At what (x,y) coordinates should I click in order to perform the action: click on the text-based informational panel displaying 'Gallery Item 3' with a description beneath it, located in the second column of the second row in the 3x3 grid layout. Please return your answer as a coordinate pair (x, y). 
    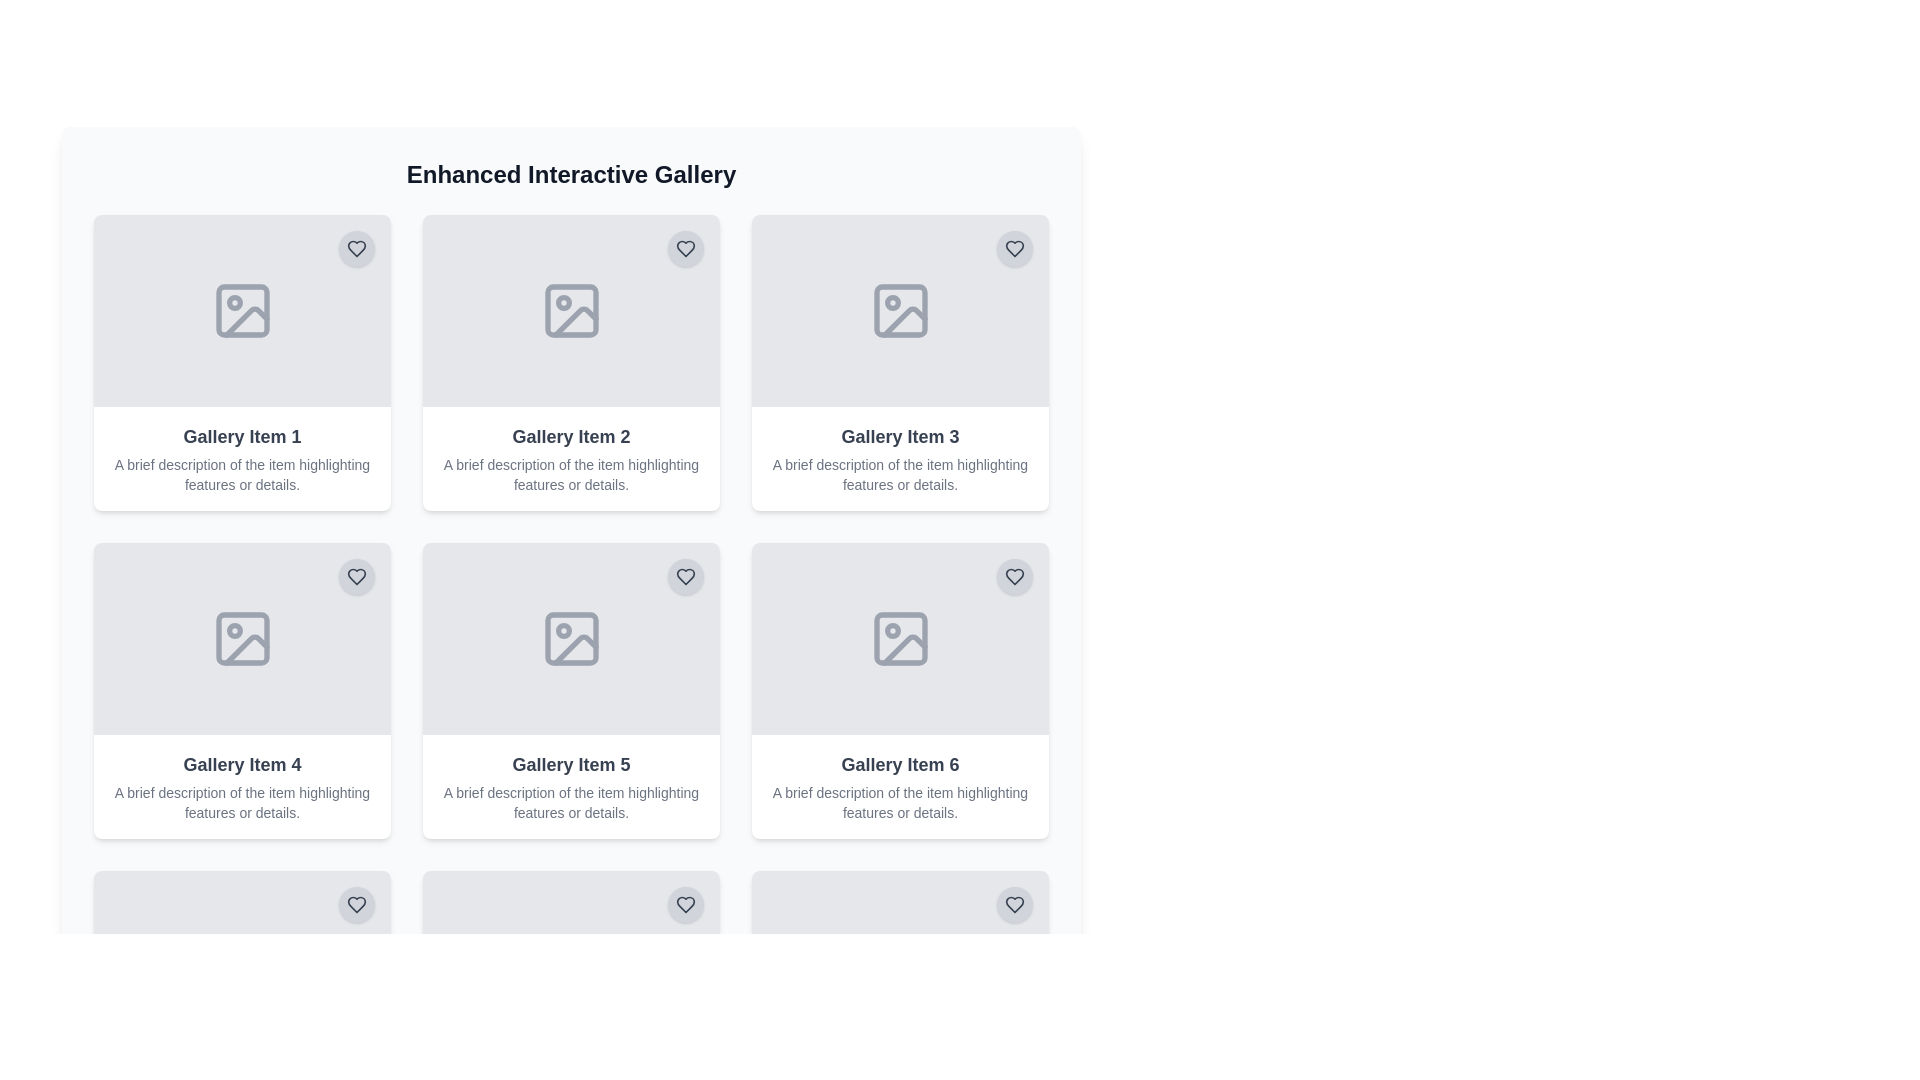
    Looking at the image, I should click on (899, 459).